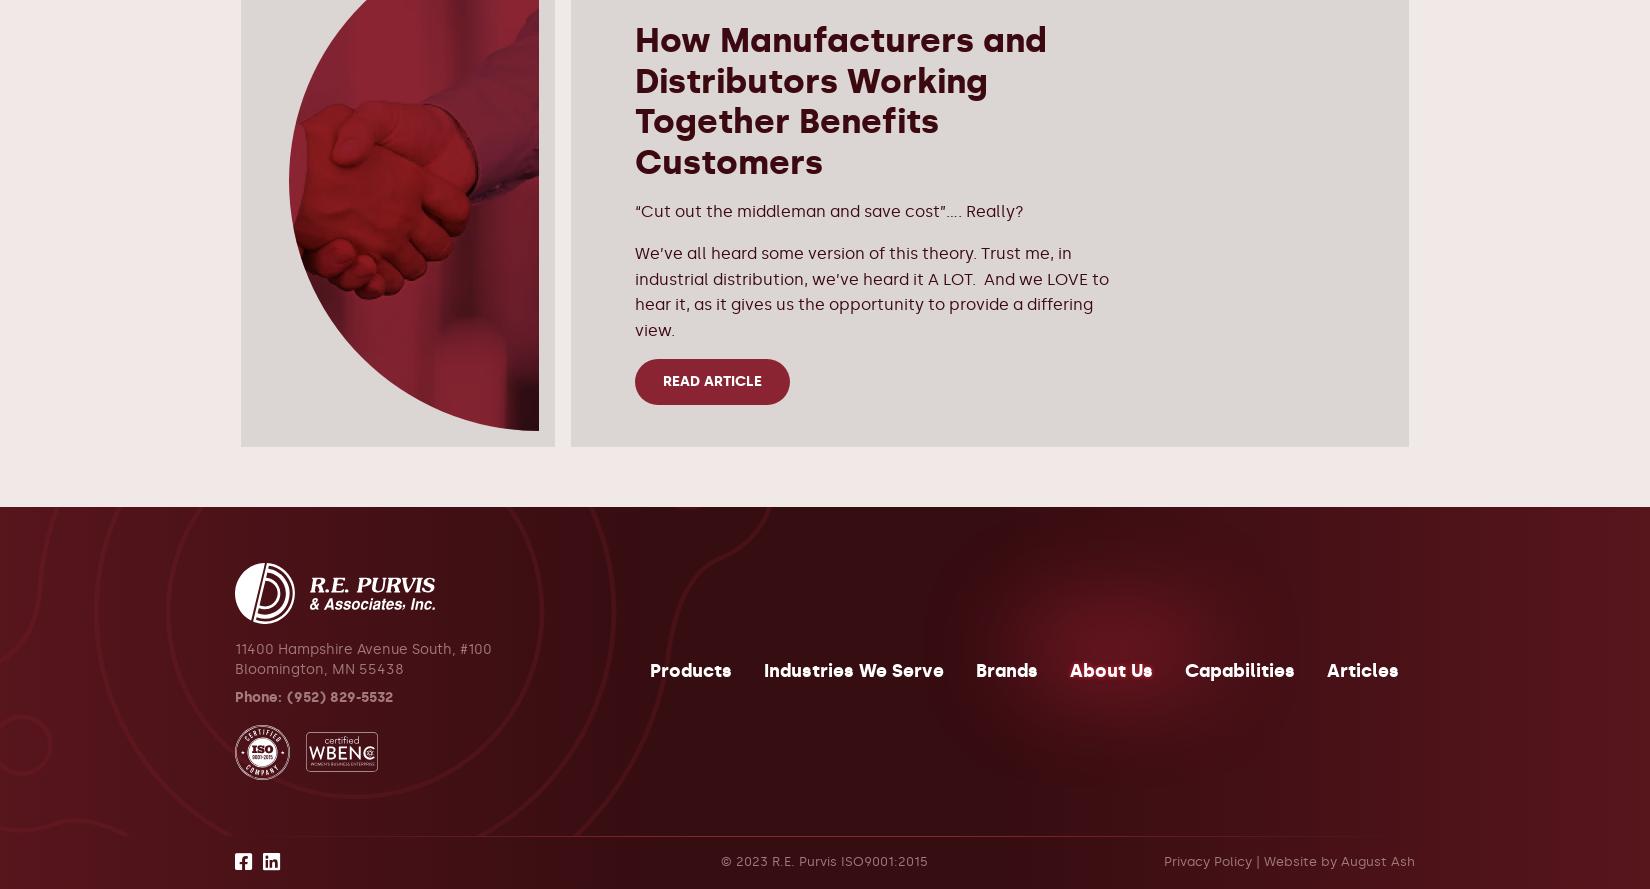 Image resolution: width=1650 pixels, height=889 pixels. I want to click on '11400 Hampshire Avenue South, #100', so click(363, 648).